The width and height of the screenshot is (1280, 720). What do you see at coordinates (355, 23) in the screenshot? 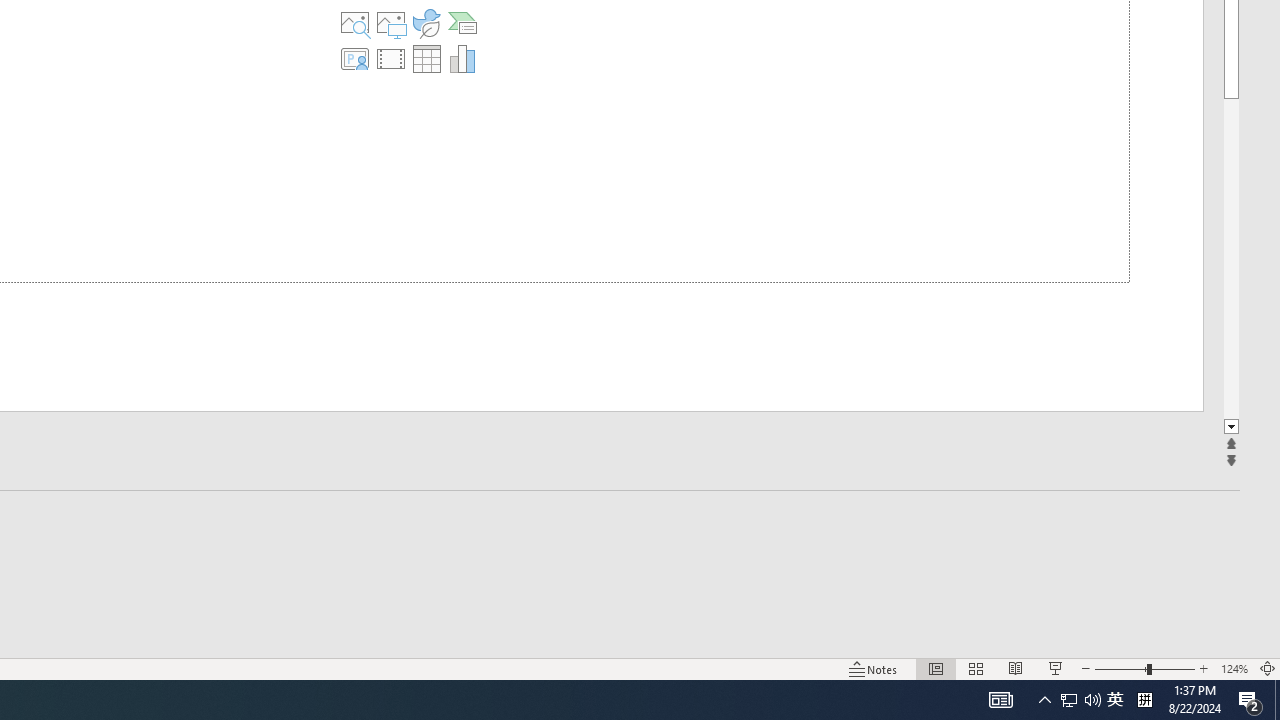
I see `'Stock Images'` at bounding box center [355, 23].